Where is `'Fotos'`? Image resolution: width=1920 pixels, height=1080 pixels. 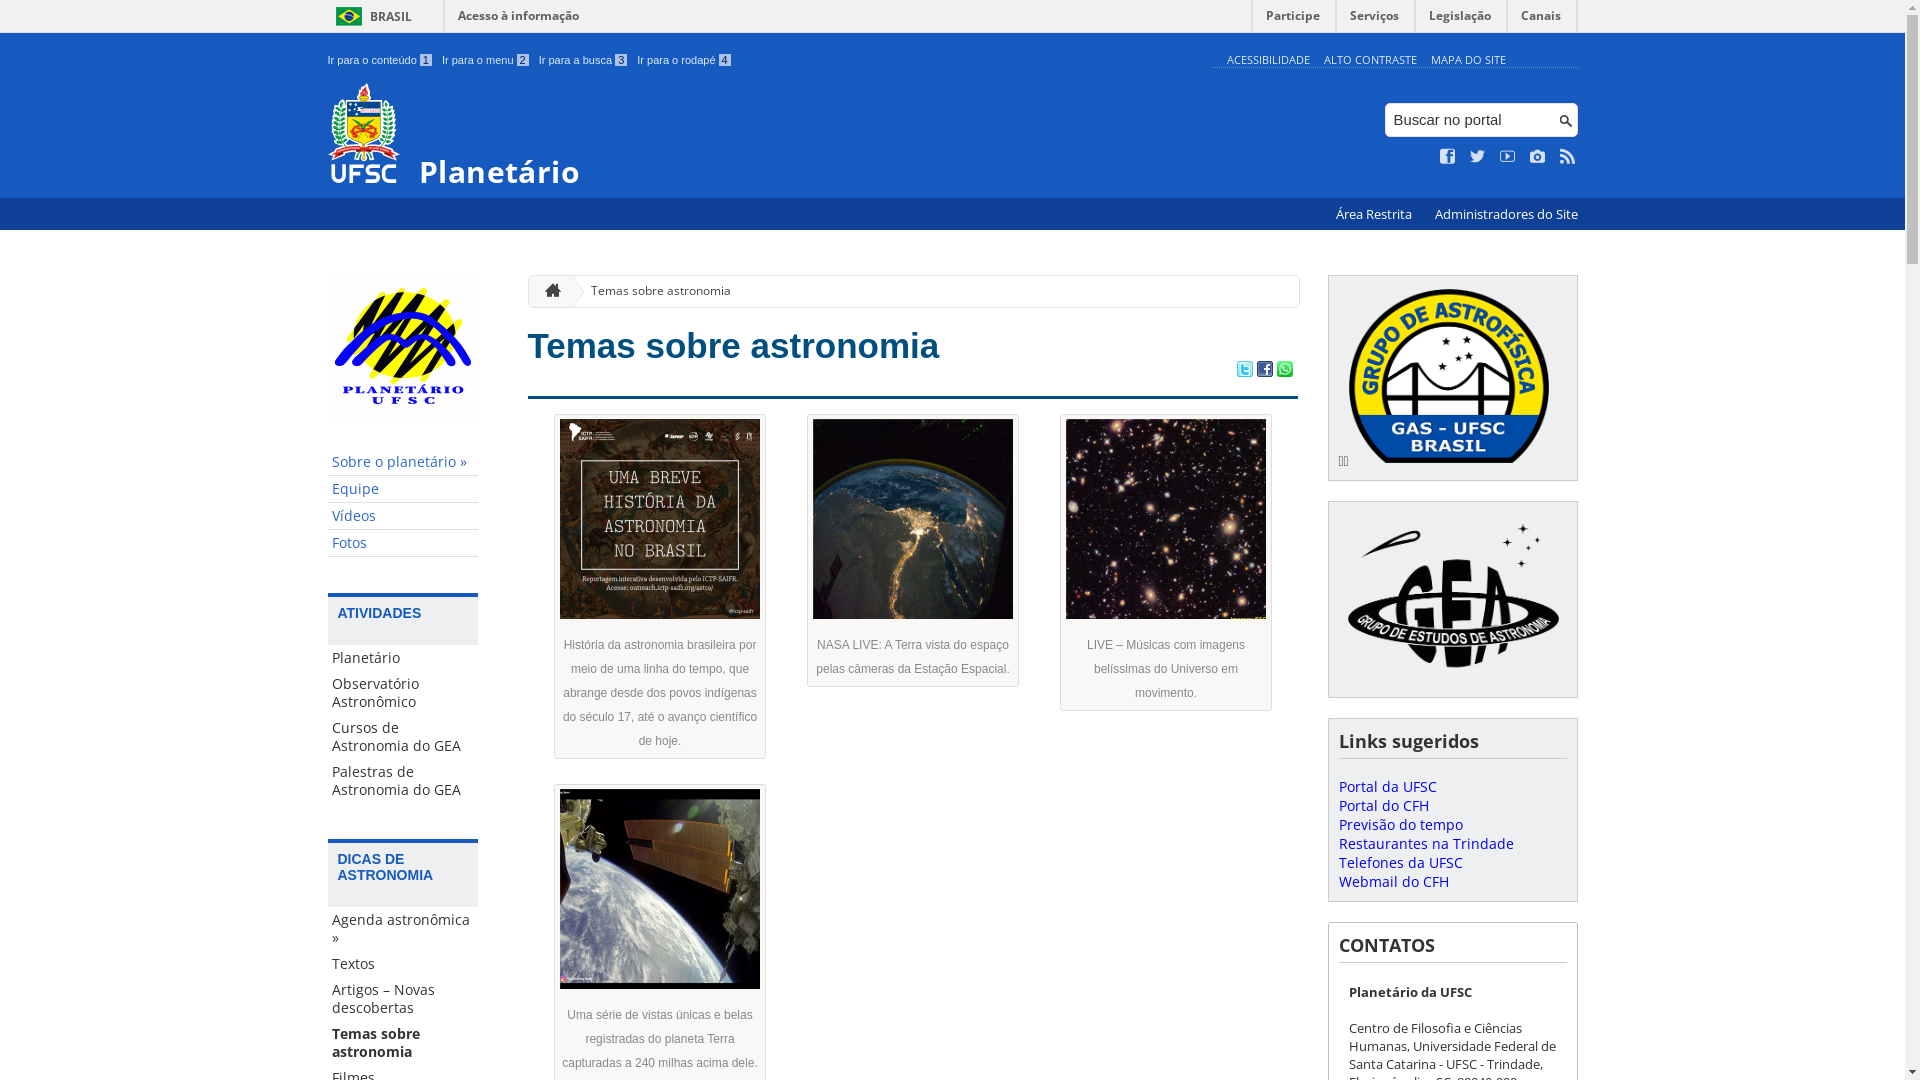 'Fotos' is located at coordinates (402, 543).